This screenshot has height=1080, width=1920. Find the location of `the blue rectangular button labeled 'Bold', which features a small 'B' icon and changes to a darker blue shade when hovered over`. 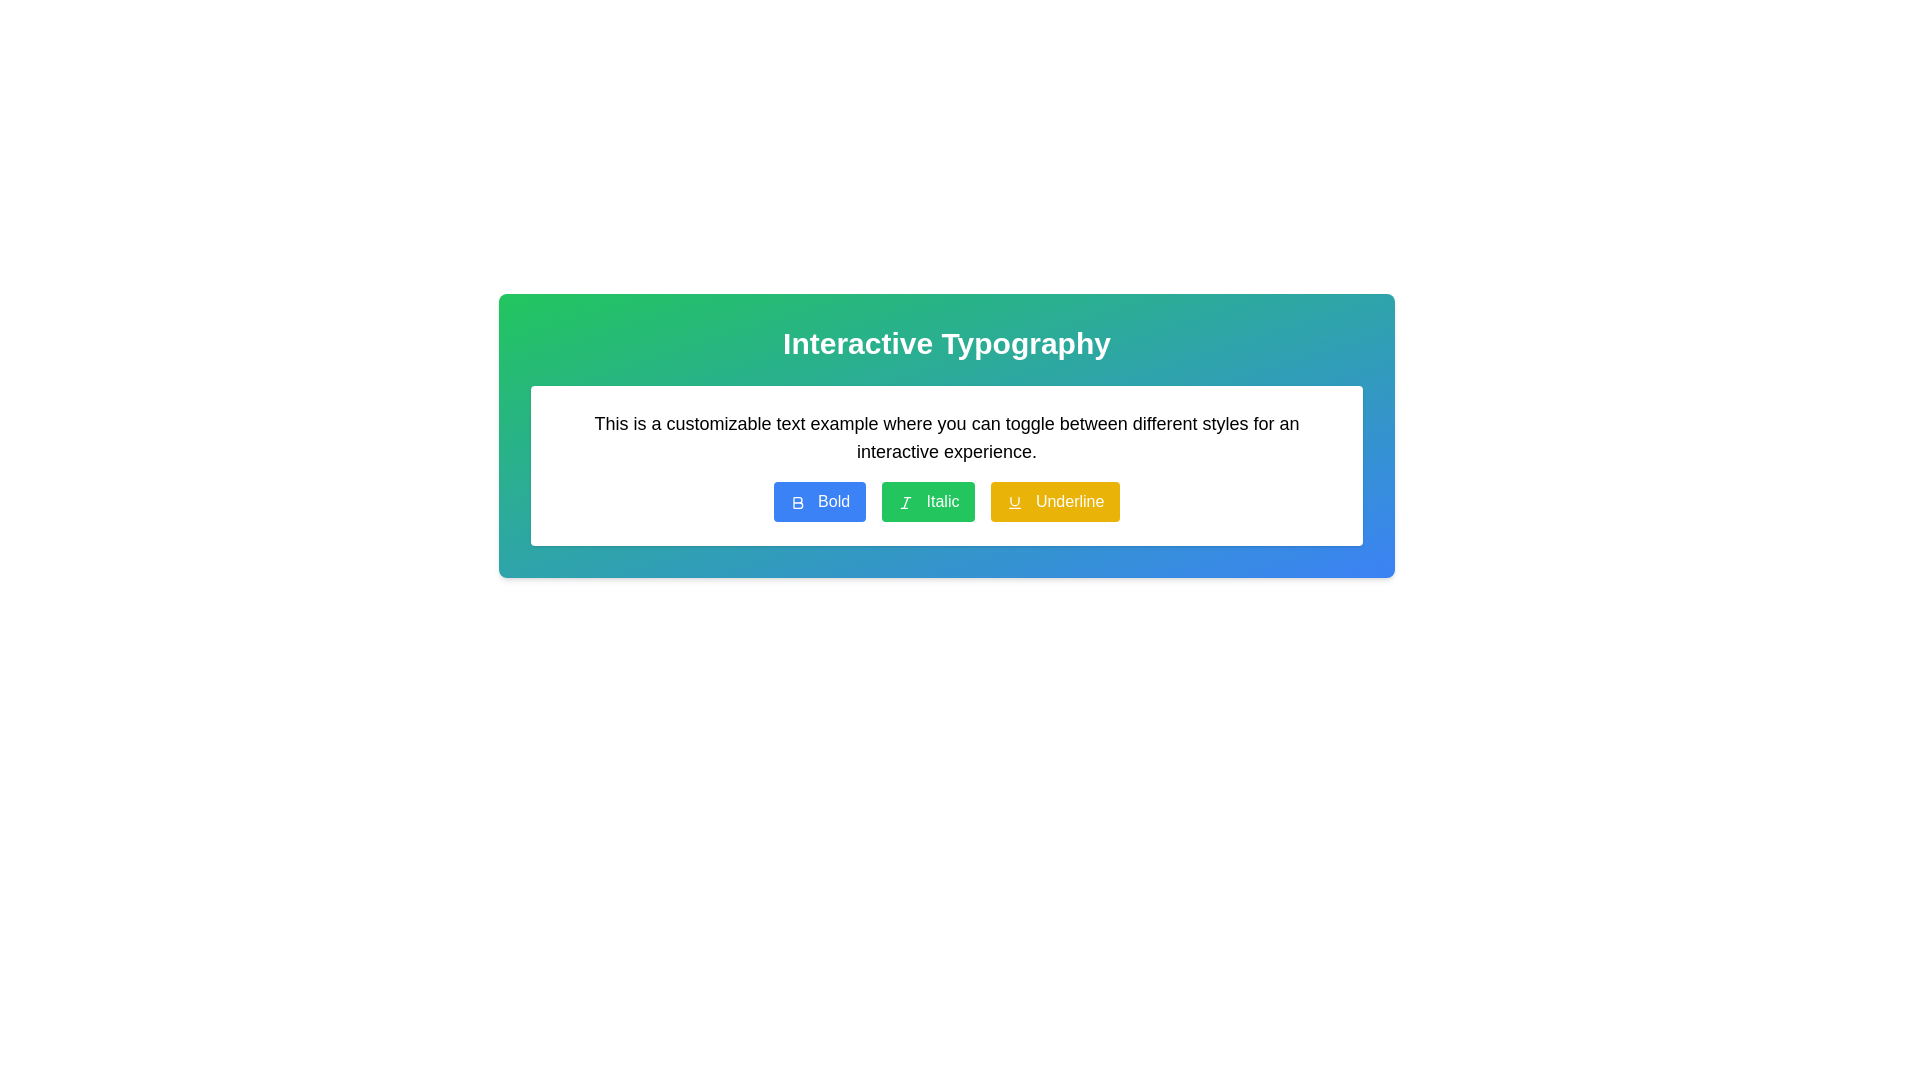

the blue rectangular button labeled 'Bold', which features a small 'B' icon and changes to a darker blue shade when hovered over is located at coordinates (819, 500).